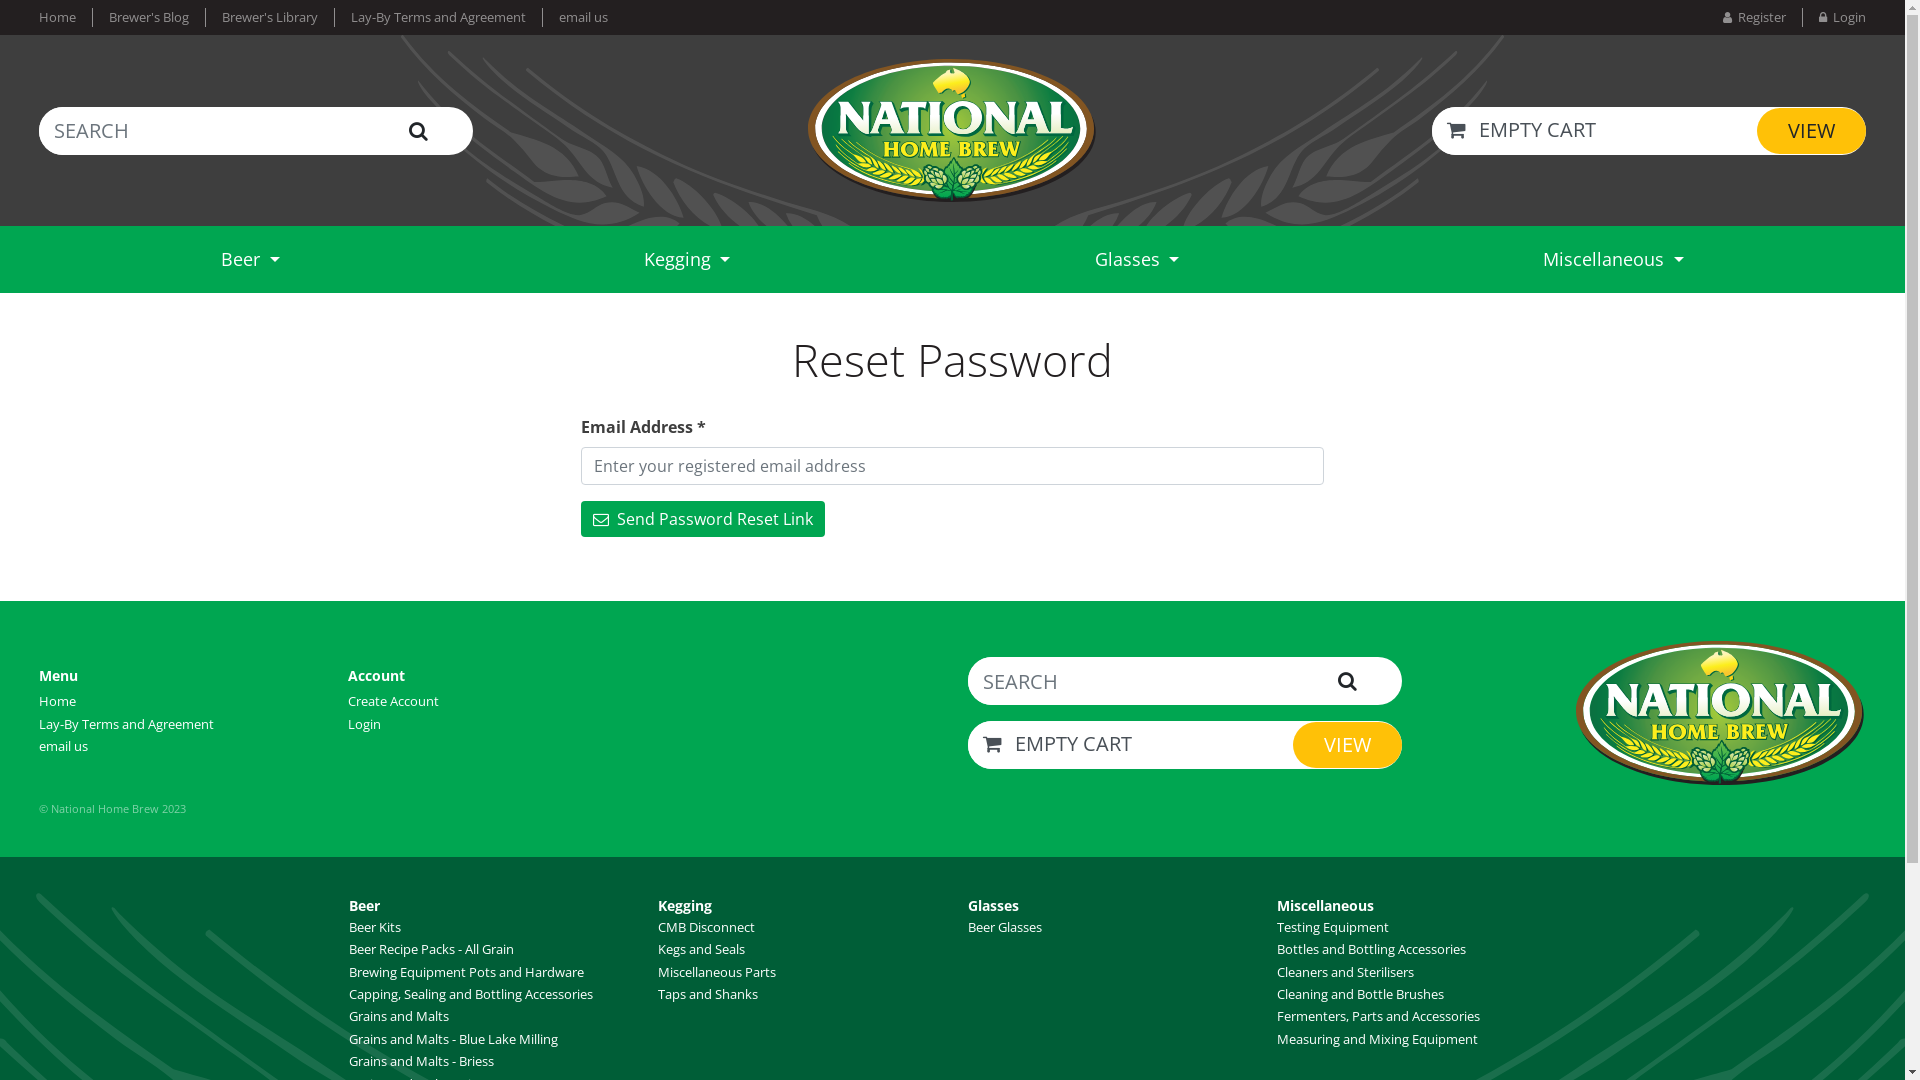 This screenshot has width=1920, height=1080. Describe the element at coordinates (334, 17) in the screenshot. I see `'Lay-By Terms and Agreement'` at that location.